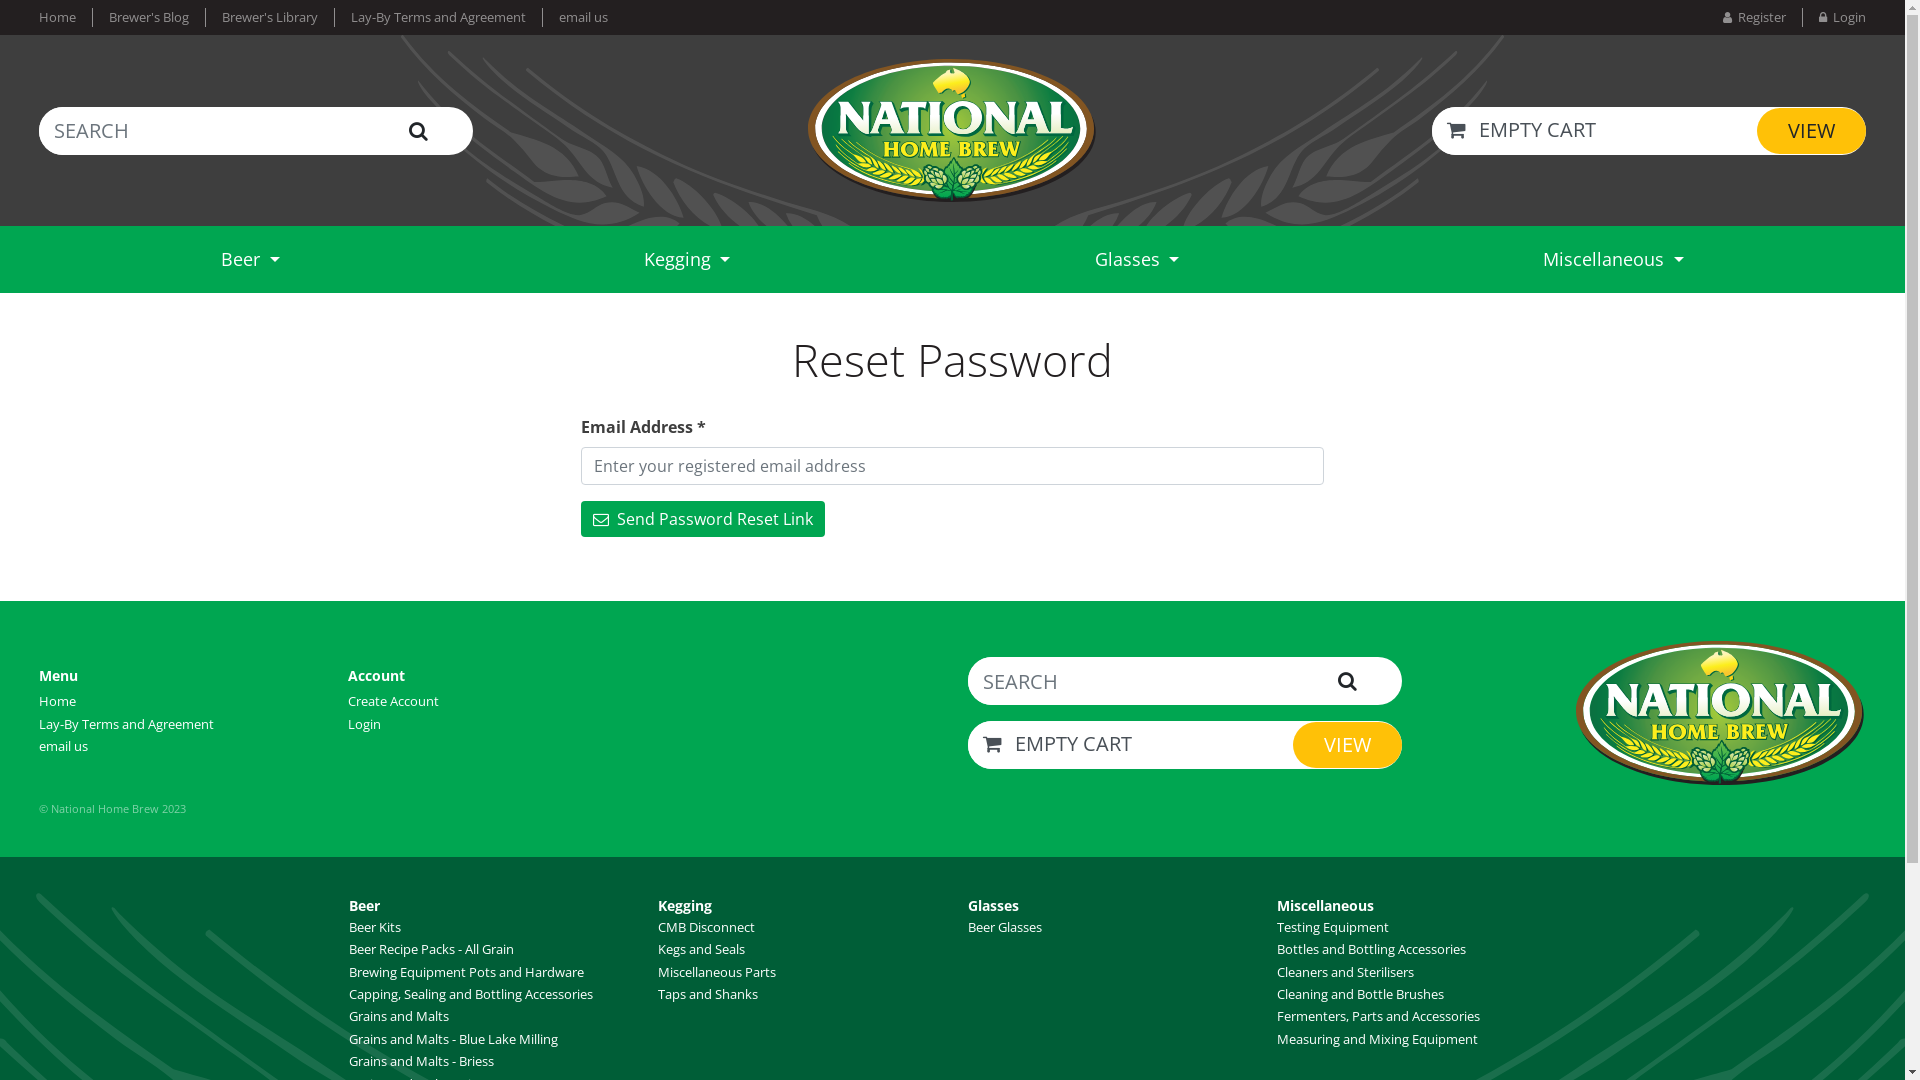 This screenshot has width=1920, height=1080. Describe the element at coordinates (334, 17) in the screenshot. I see `'Lay-By Terms and Agreement'` at that location.